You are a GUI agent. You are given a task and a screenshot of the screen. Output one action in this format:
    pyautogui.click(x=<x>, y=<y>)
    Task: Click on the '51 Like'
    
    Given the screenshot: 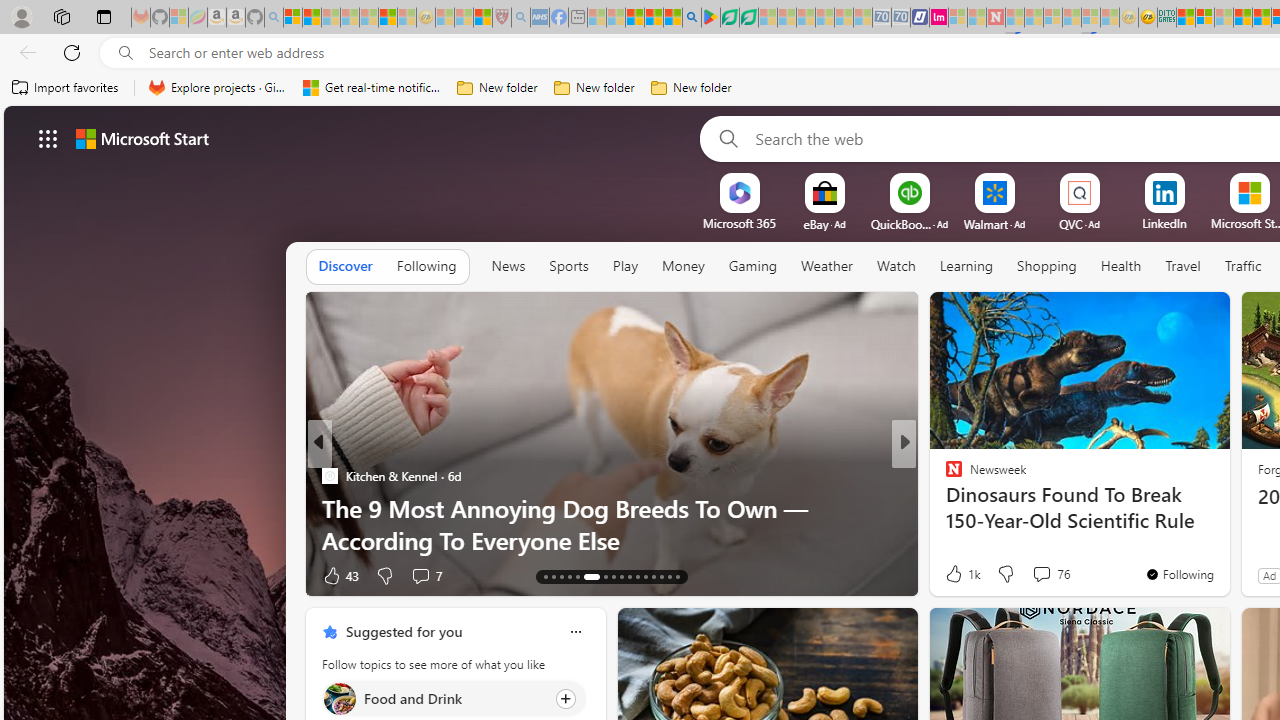 What is the action you would take?
    pyautogui.click(x=955, y=575)
    